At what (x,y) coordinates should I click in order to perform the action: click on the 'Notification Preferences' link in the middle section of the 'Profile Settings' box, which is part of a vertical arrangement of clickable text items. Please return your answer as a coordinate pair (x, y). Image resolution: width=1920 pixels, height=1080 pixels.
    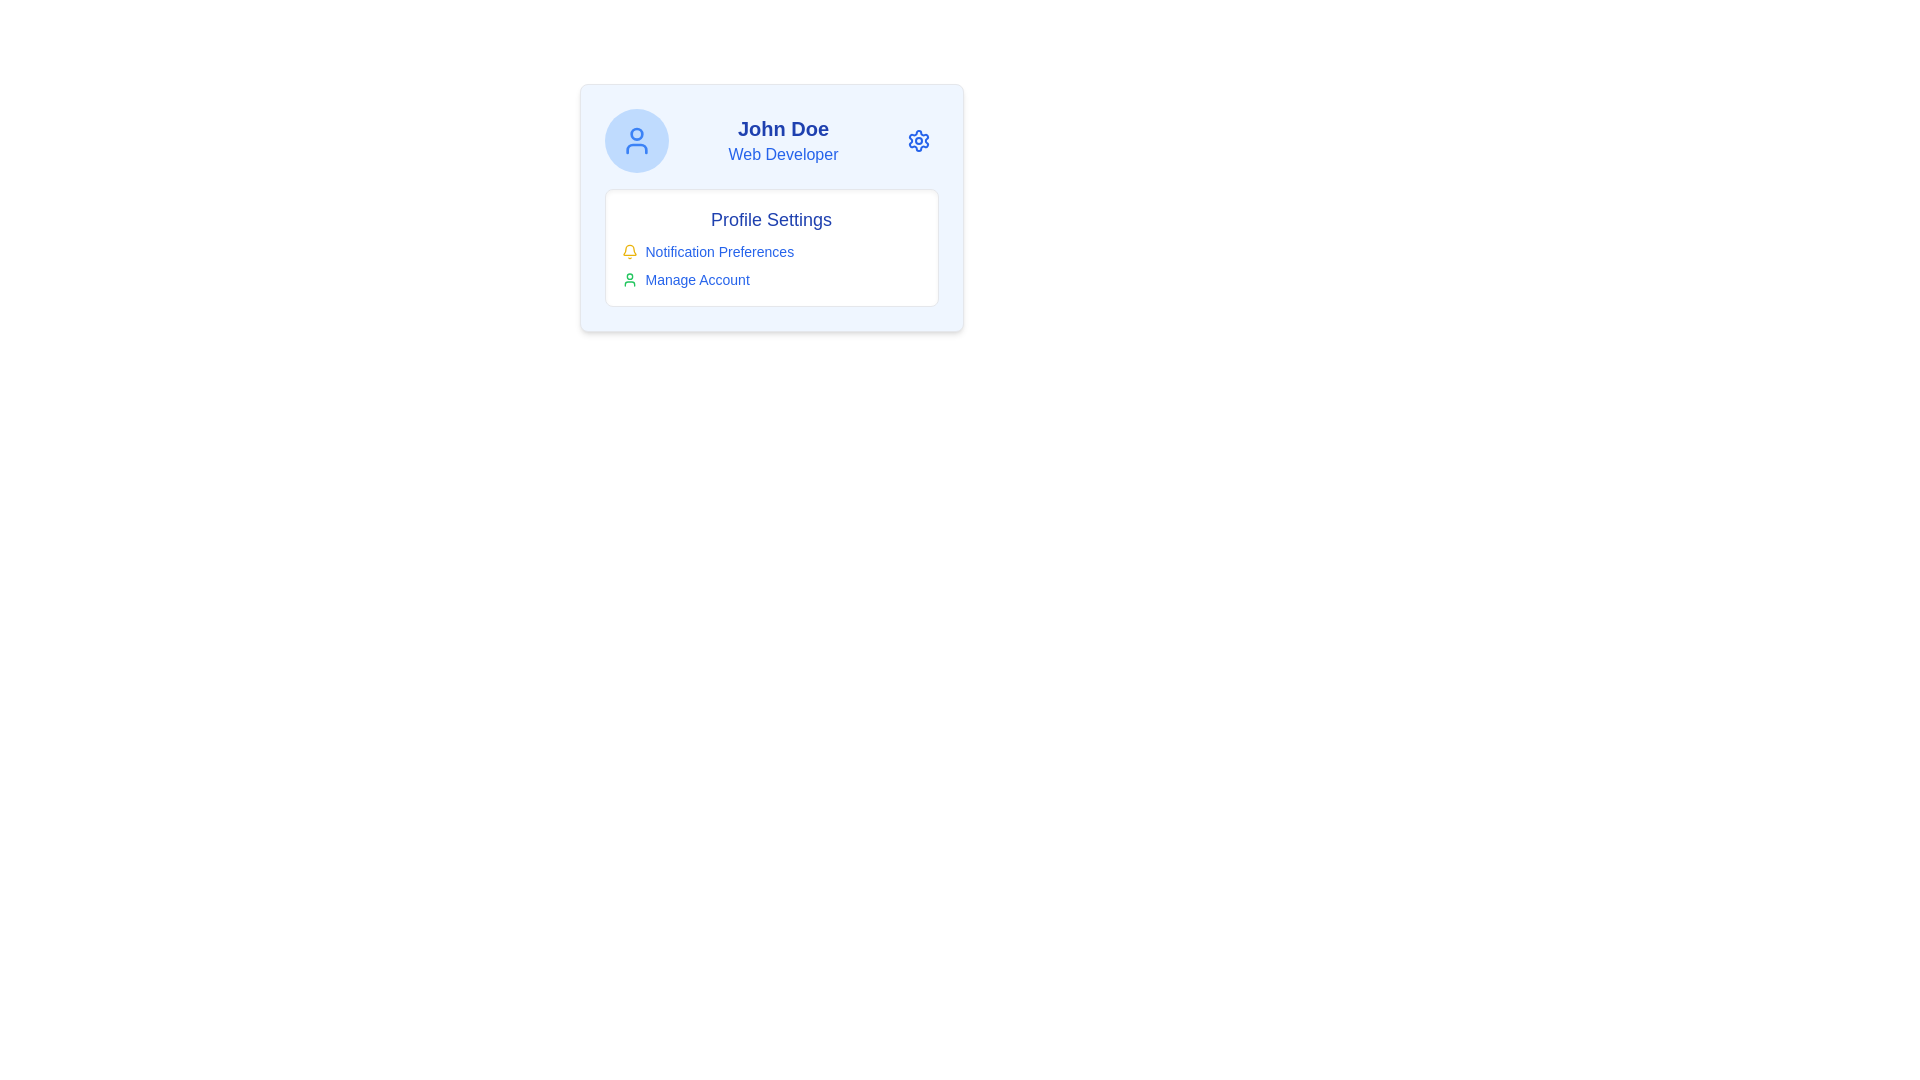
    Looking at the image, I should click on (770, 265).